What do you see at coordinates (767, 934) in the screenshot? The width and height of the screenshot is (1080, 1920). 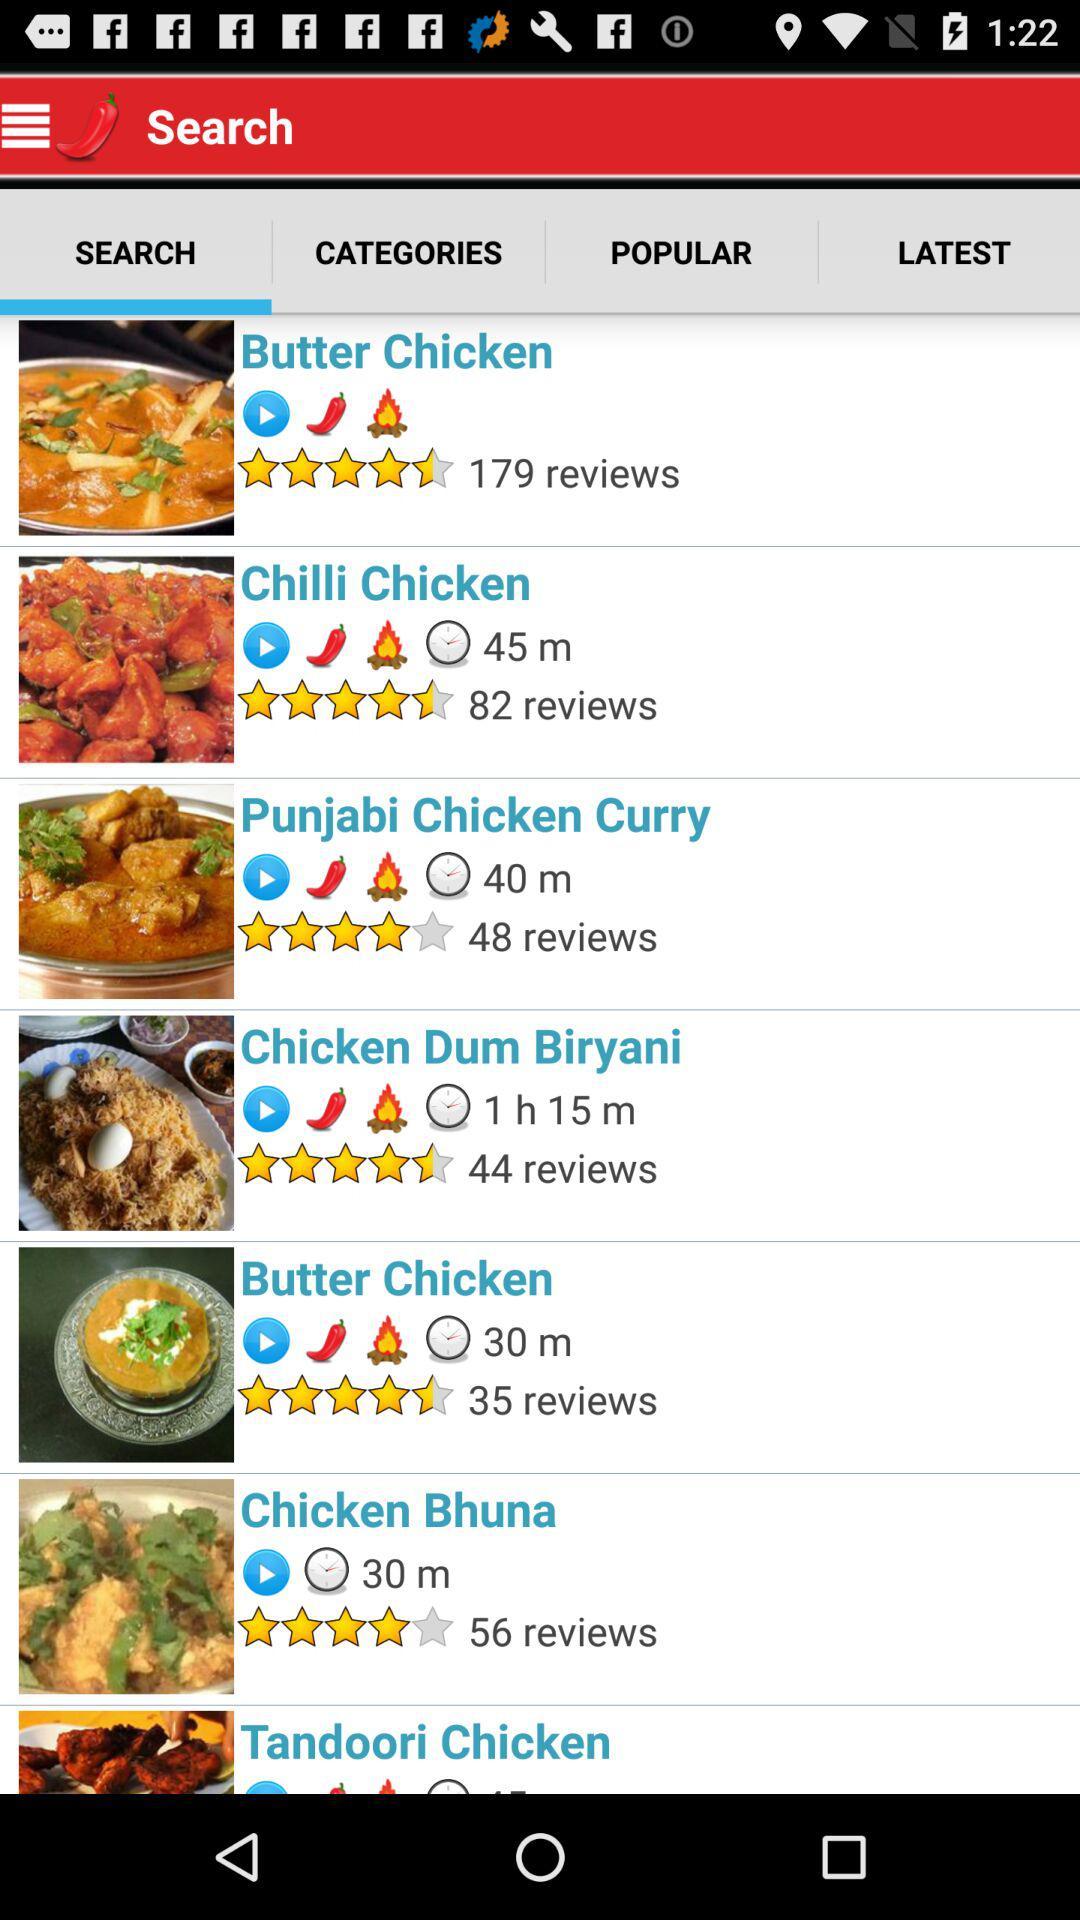 I see `48 reviews item` at bounding box center [767, 934].